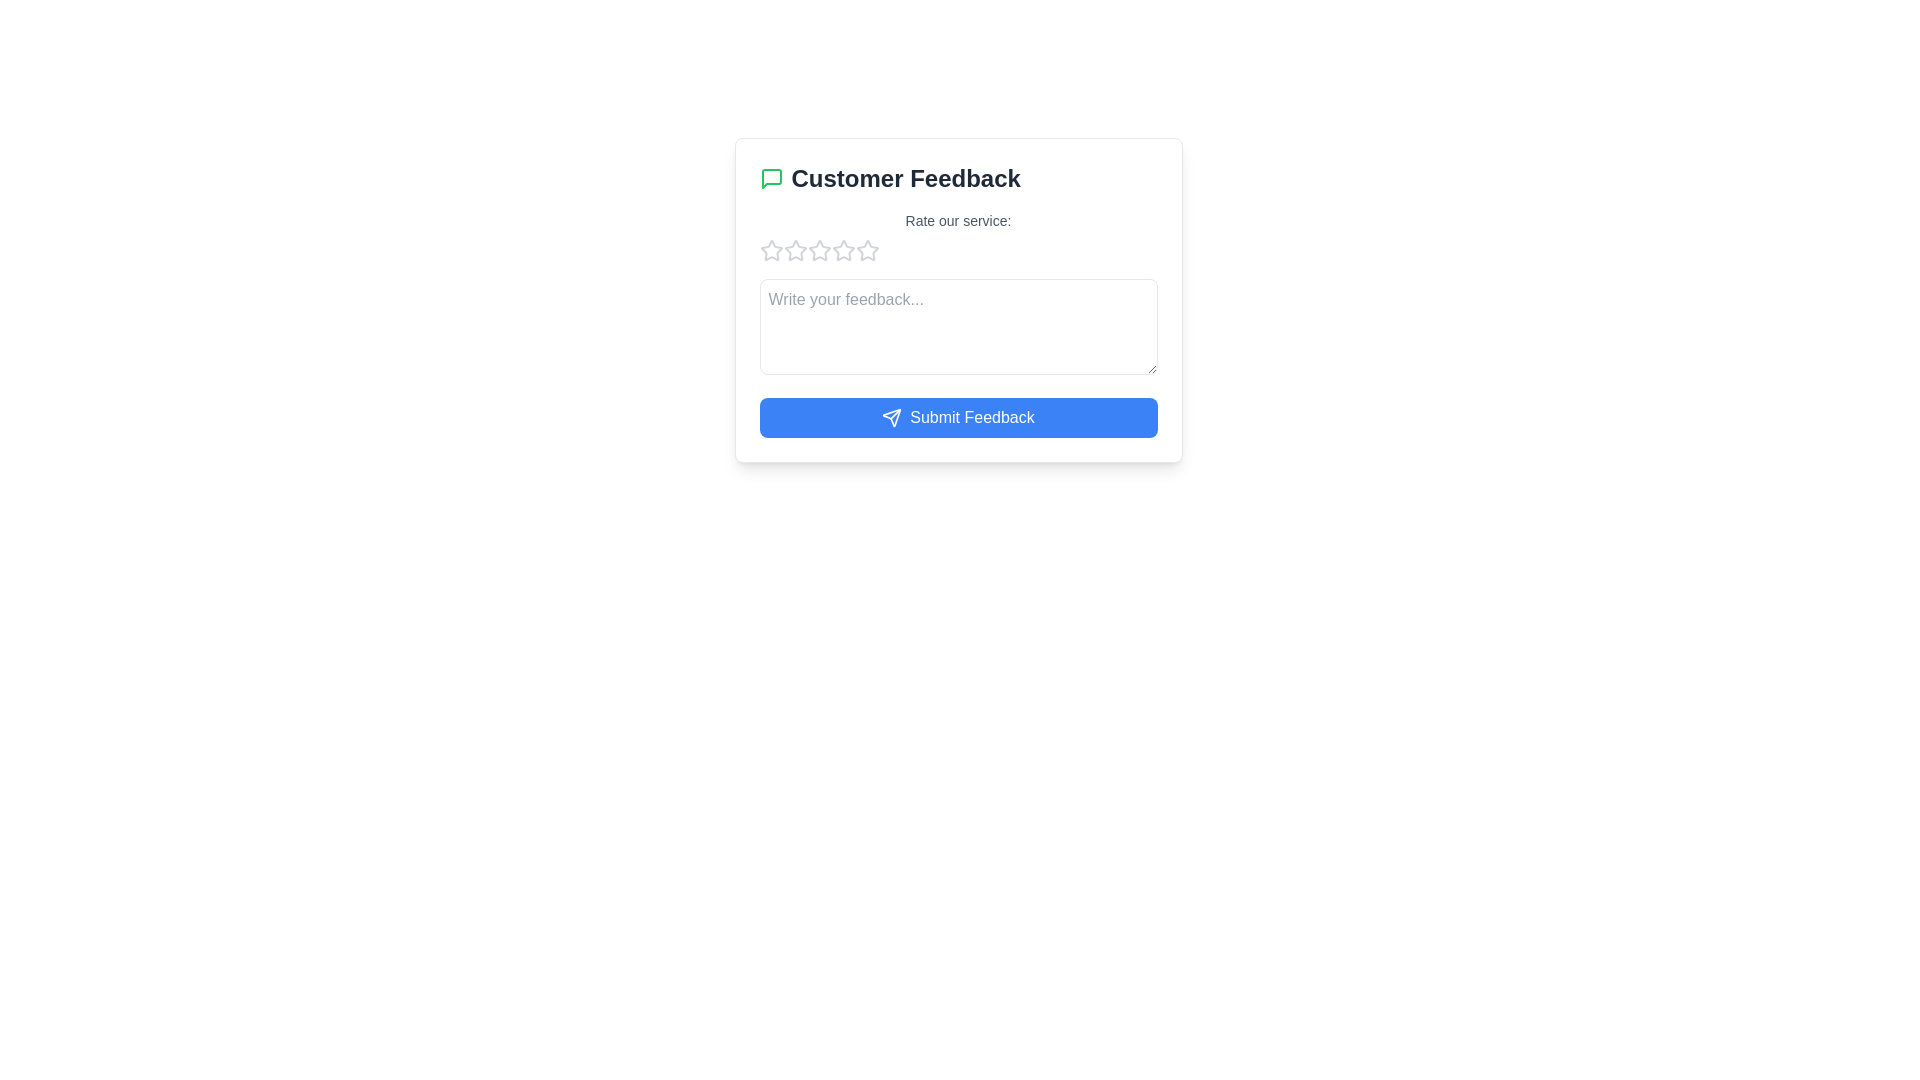  What do you see at coordinates (770, 177) in the screenshot?
I see `the communication icon located at the top-left corner of the customer feedback interface for accessibility purposes` at bounding box center [770, 177].